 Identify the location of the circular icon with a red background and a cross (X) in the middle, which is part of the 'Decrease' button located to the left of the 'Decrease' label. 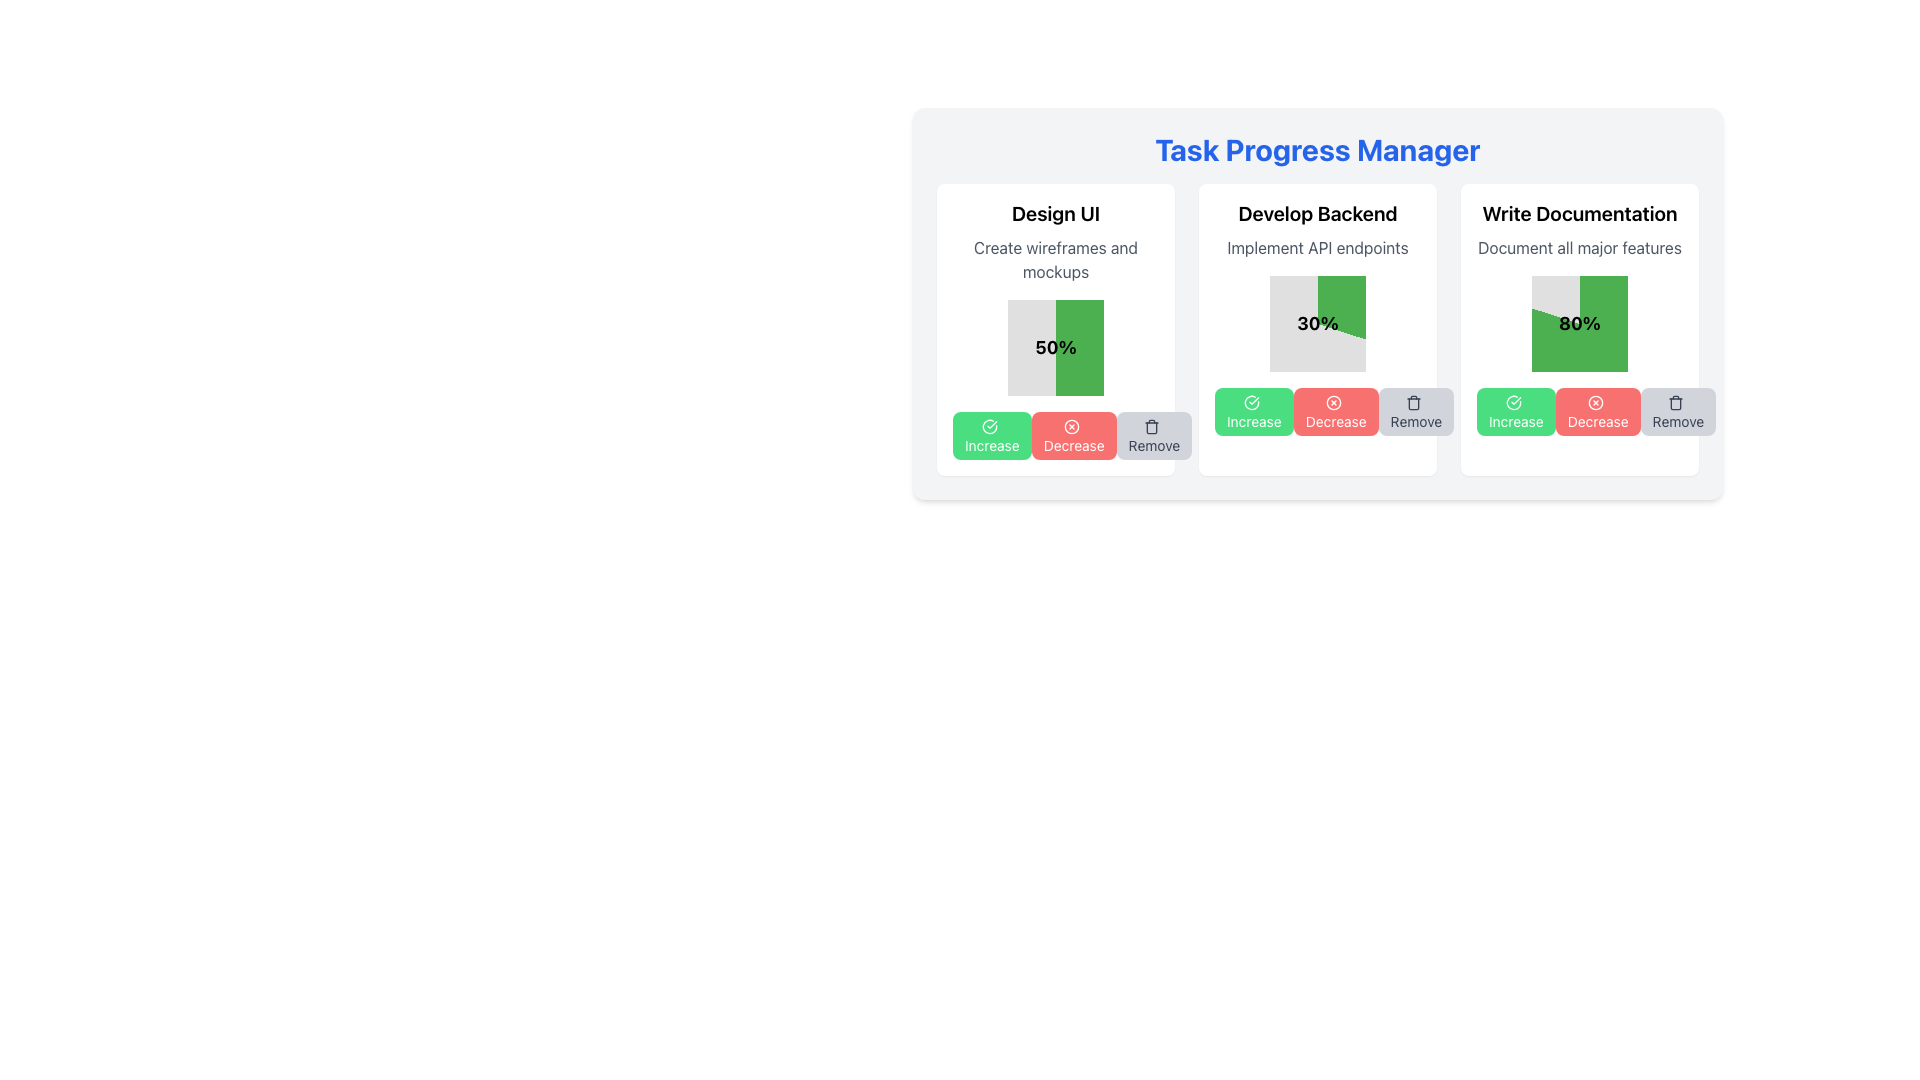
(1334, 403).